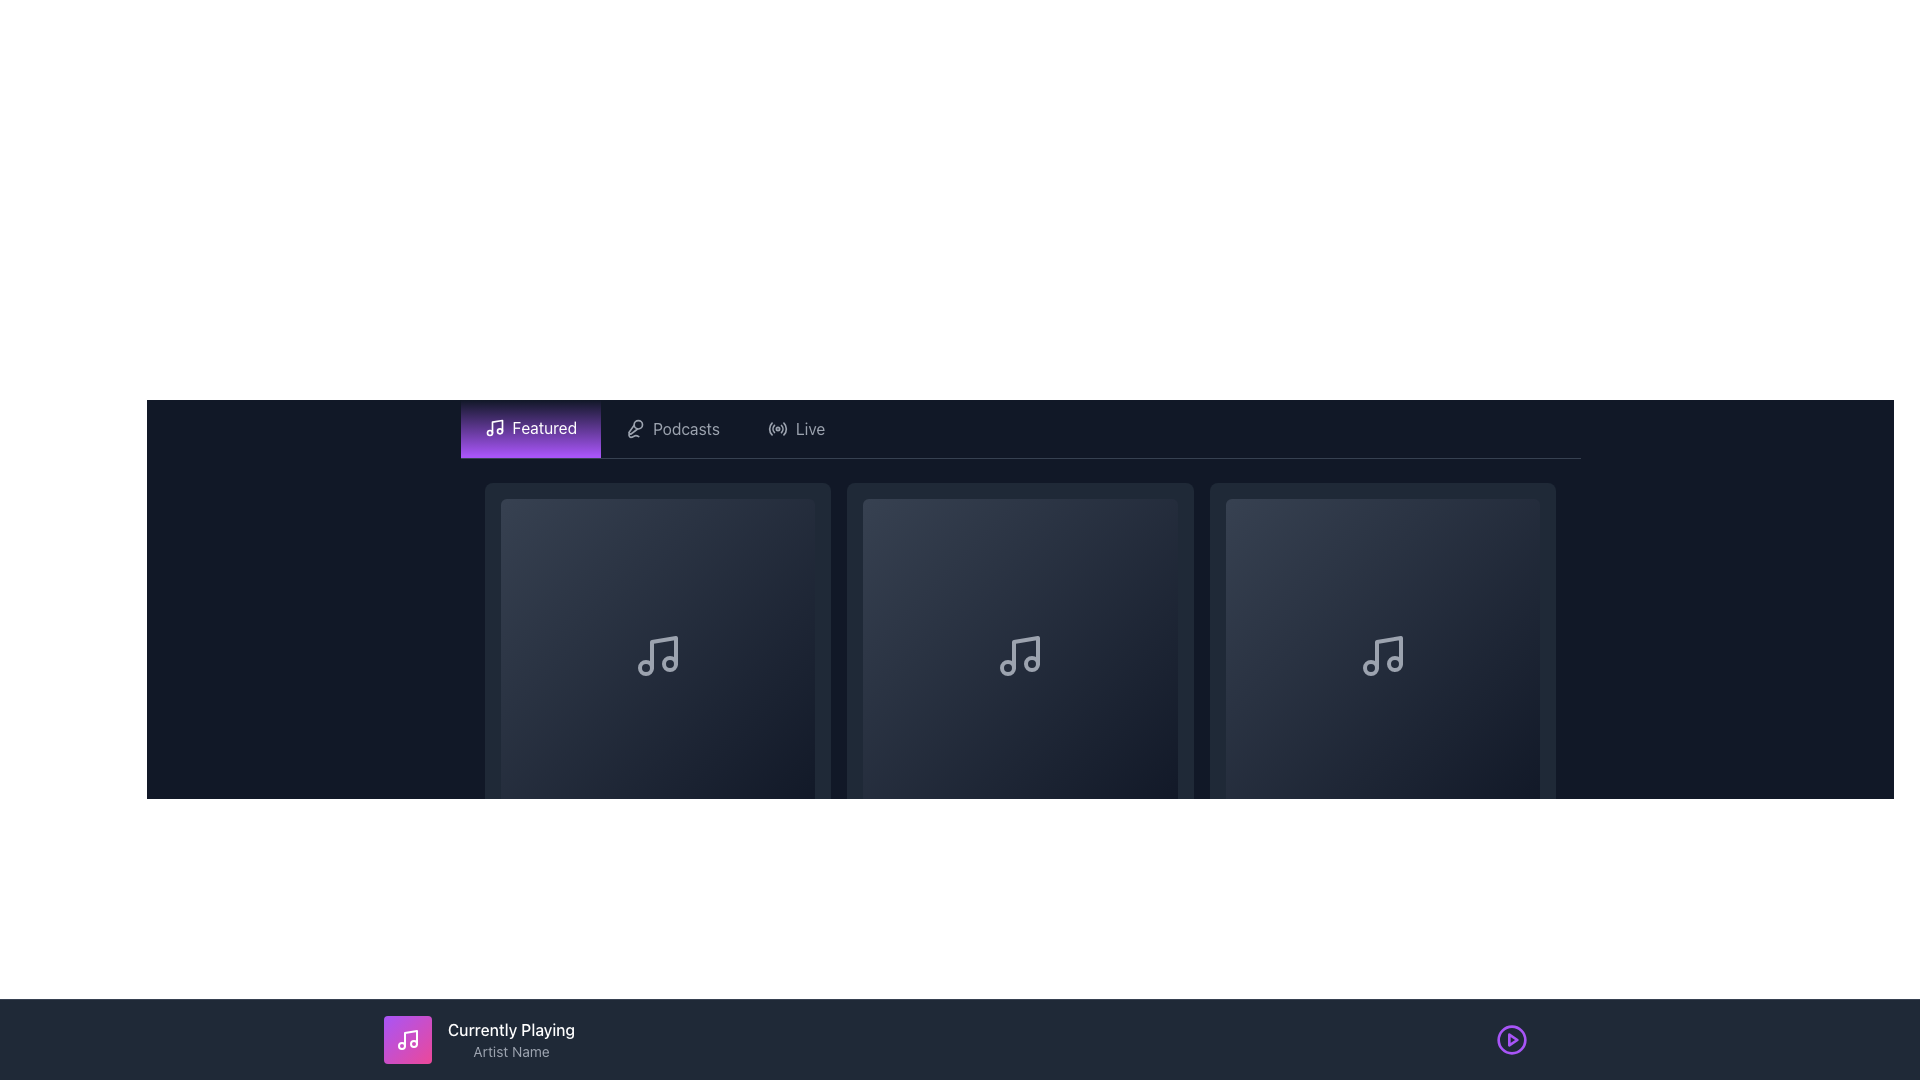 Image resolution: width=1920 pixels, height=1080 pixels. Describe the element at coordinates (669, 664) in the screenshot. I see `the decorative musical note icon located at the lower portion of the musical note icon in the first card of a horizontally aligned card list` at that location.